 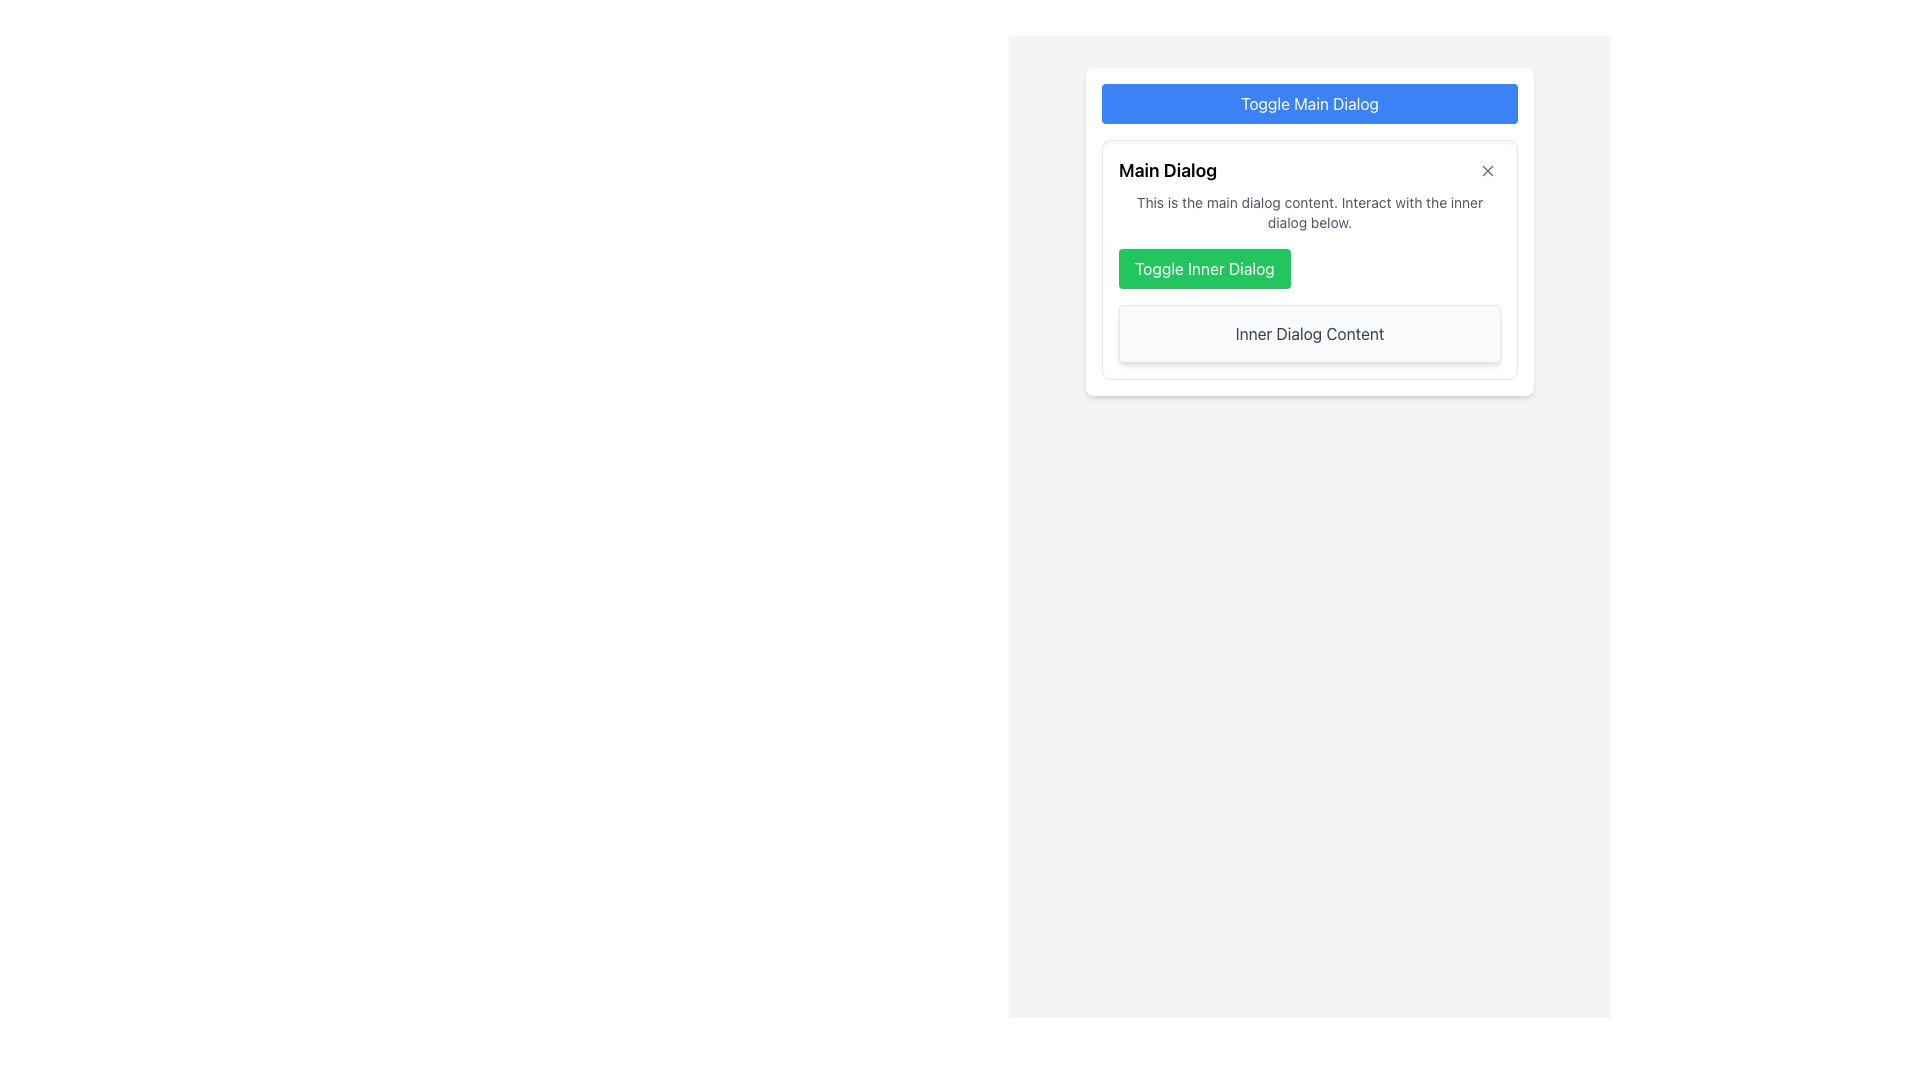 I want to click on the close icon located in the top-right corner of the 'Main Dialog', which is represented by an 'X' formed by two intersecting lines, so click(x=1488, y=169).